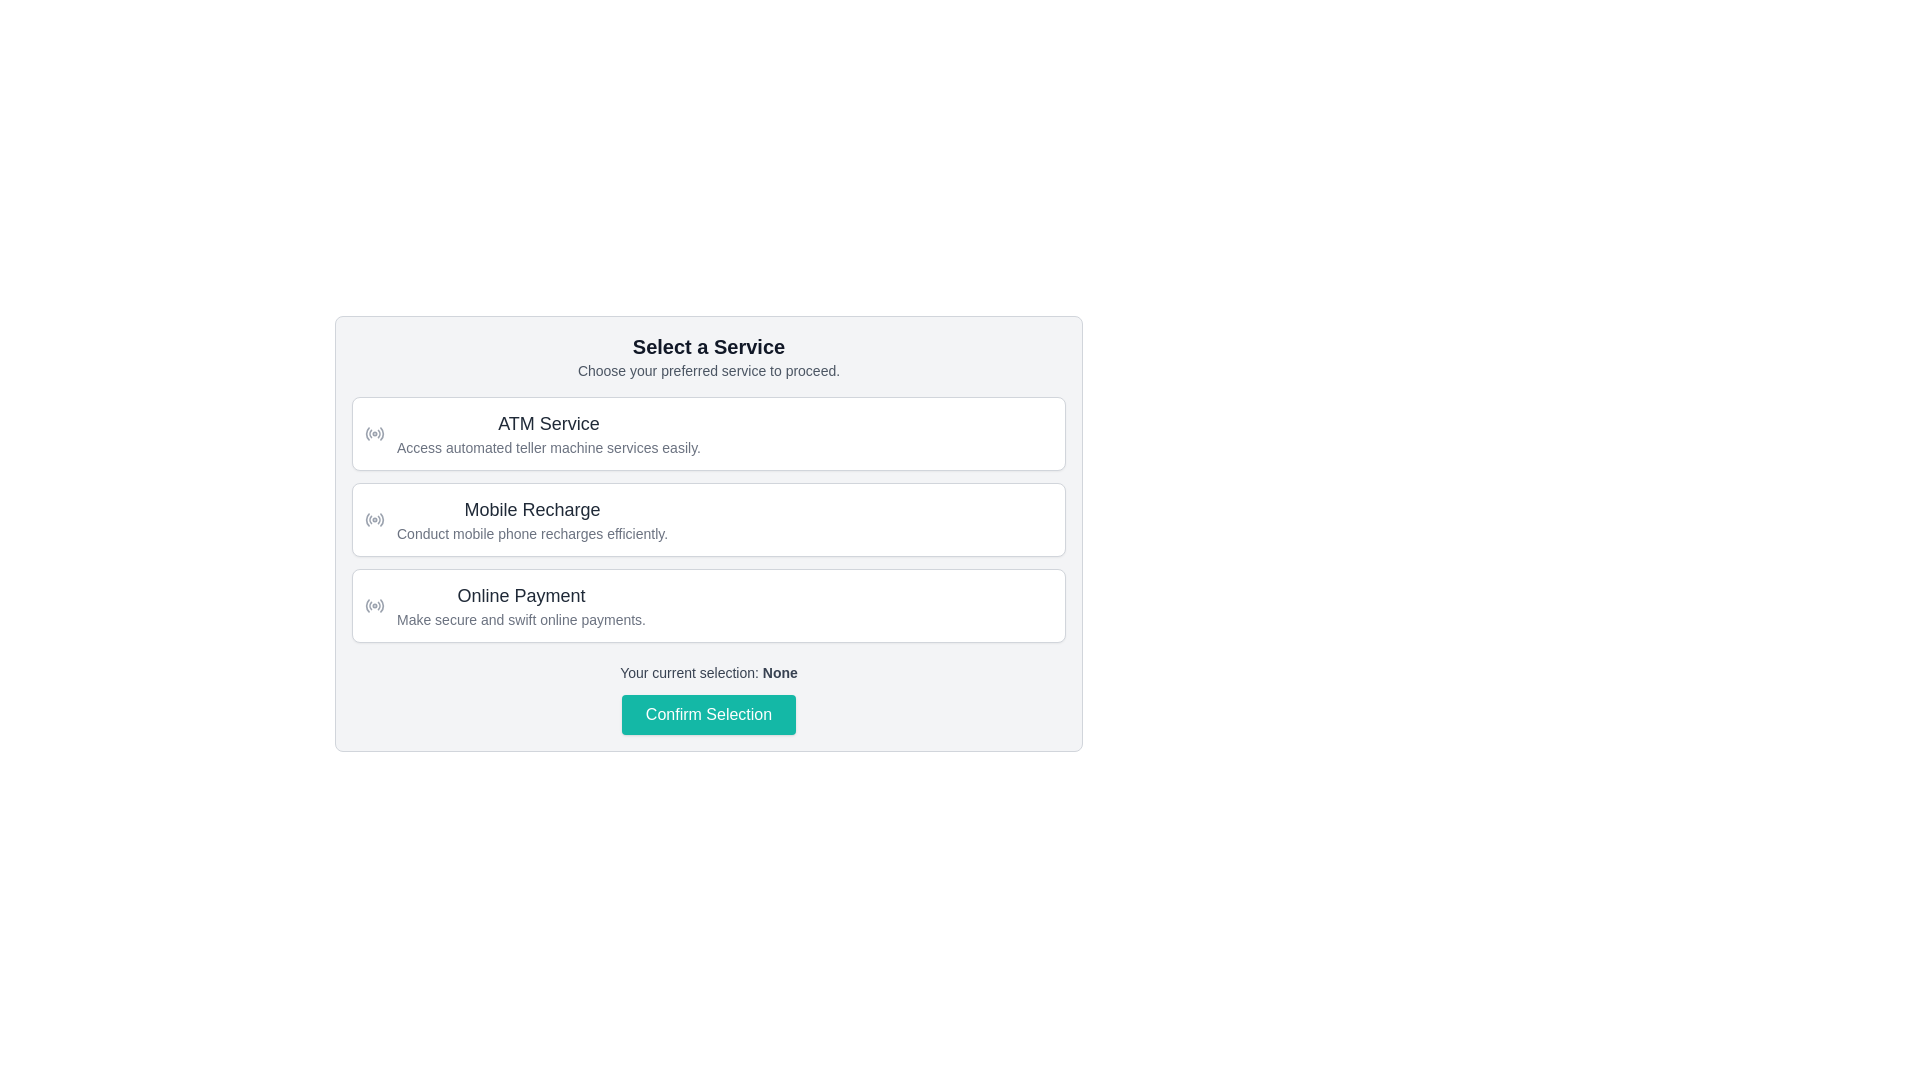 The image size is (1920, 1080). Describe the element at coordinates (709, 519) in the screenshot. I see `the 'Mobile Recharge' option selector button, which is the second item in the 'Select a Service' group, positioned between 'ATM Service' and 'Online Payment'` at that location.